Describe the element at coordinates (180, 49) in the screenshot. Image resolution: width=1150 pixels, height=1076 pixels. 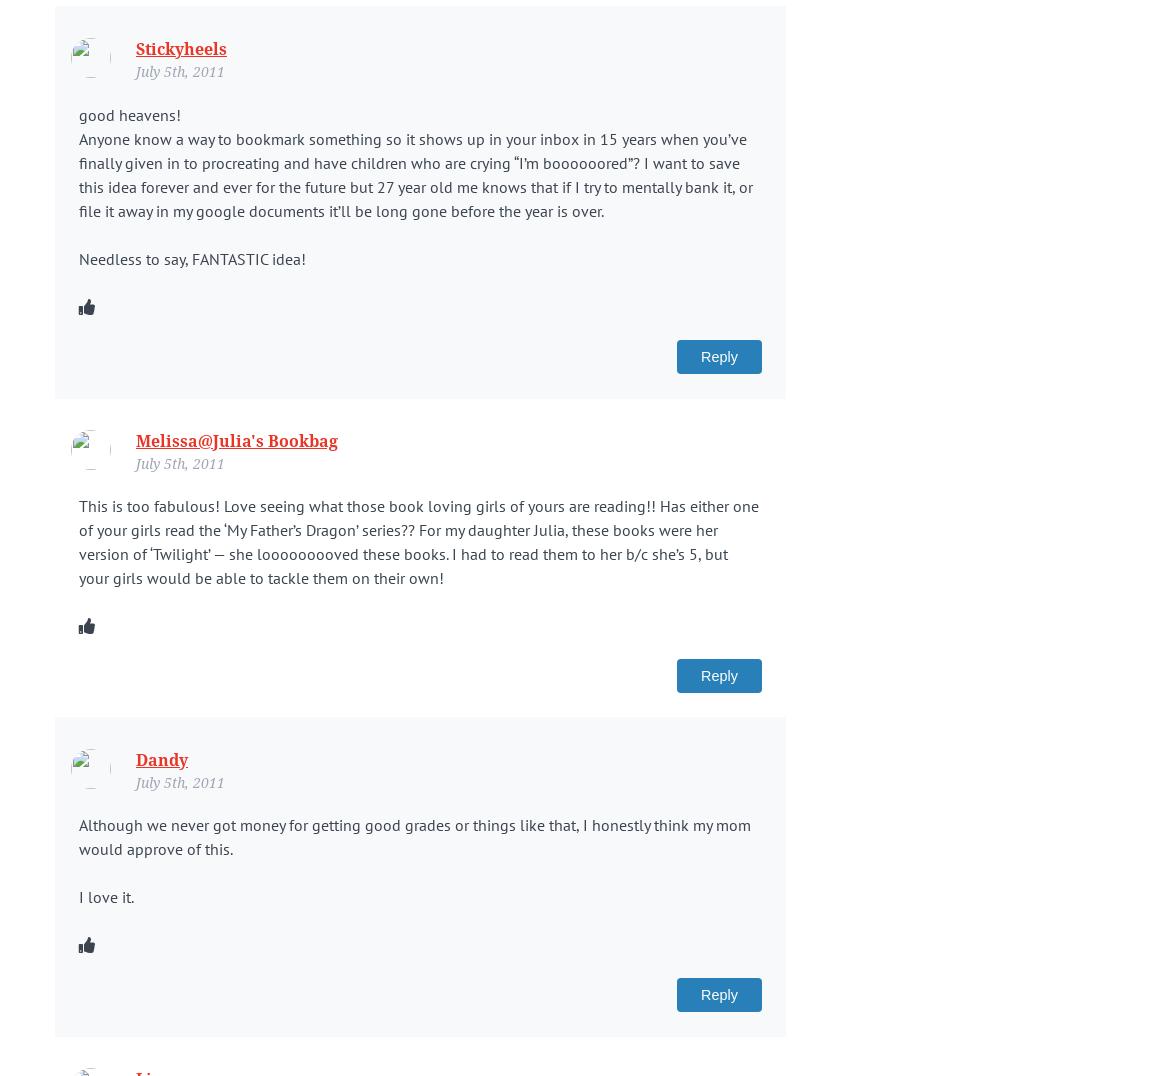
I see `'Stickyheels'` at that location.